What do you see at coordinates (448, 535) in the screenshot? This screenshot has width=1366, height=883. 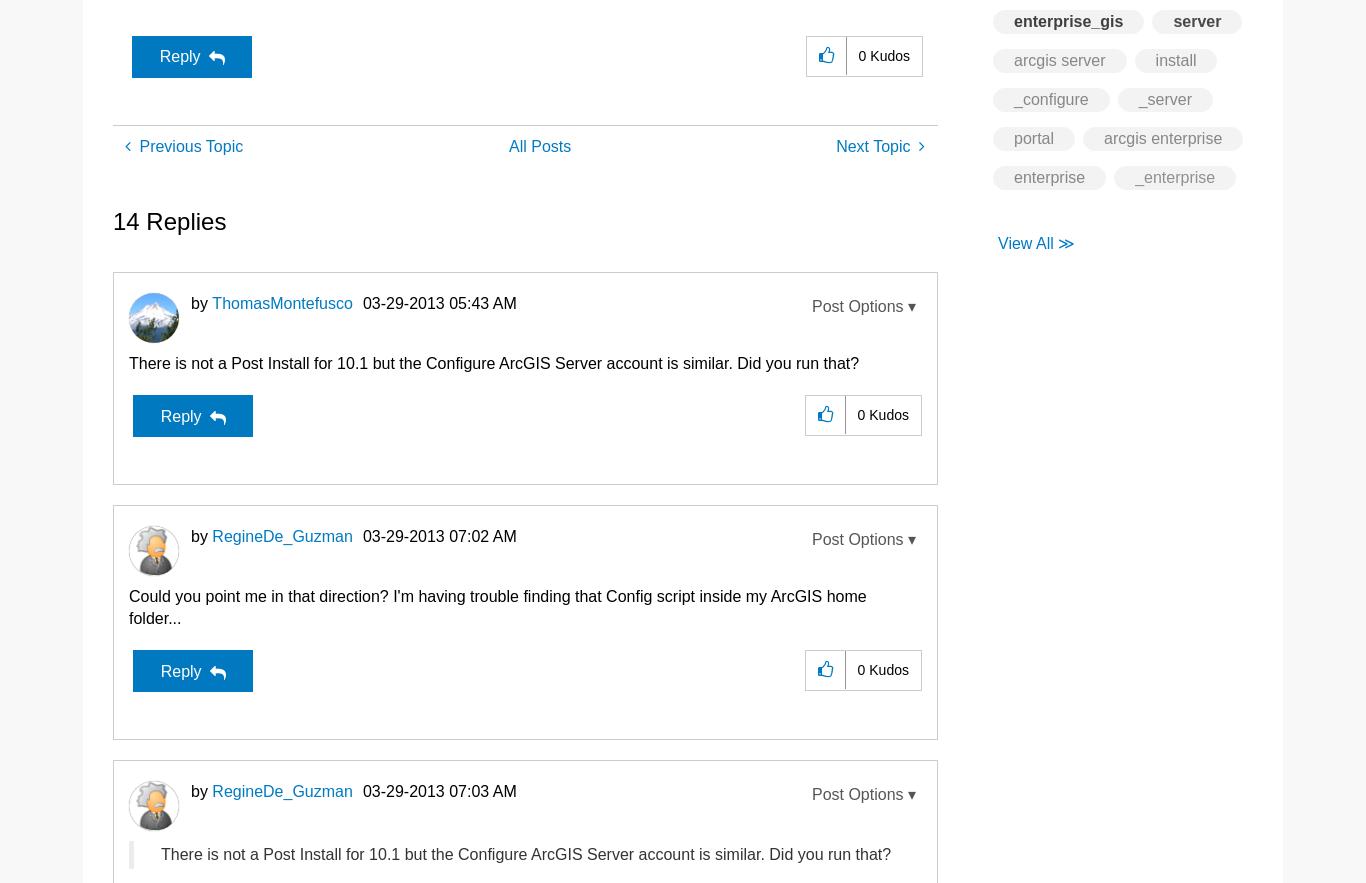 I see `'07:02 AM'` at bounding box center [448, 535].